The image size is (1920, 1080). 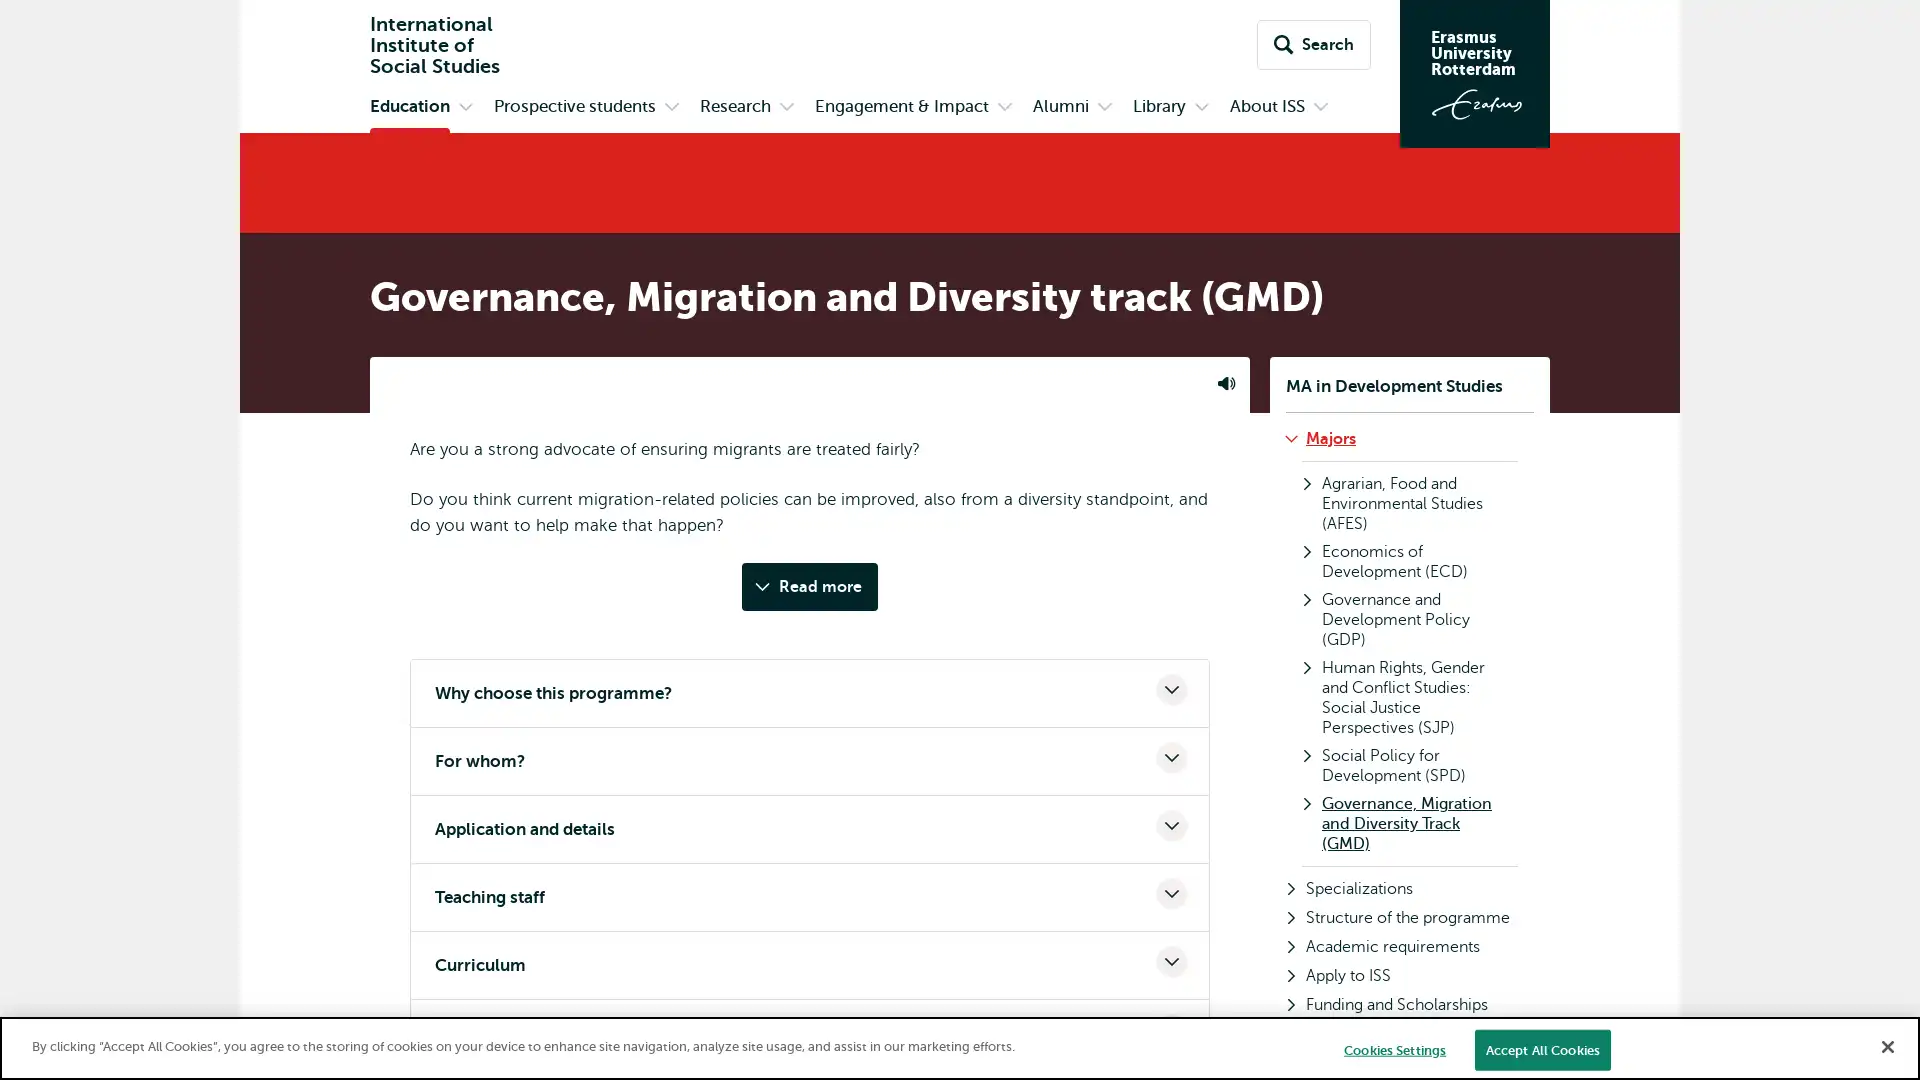 What do you see at coordinates (810, 1033) in the screenshot?
I see `Didactic approach` at bounding box center [810, 1033].